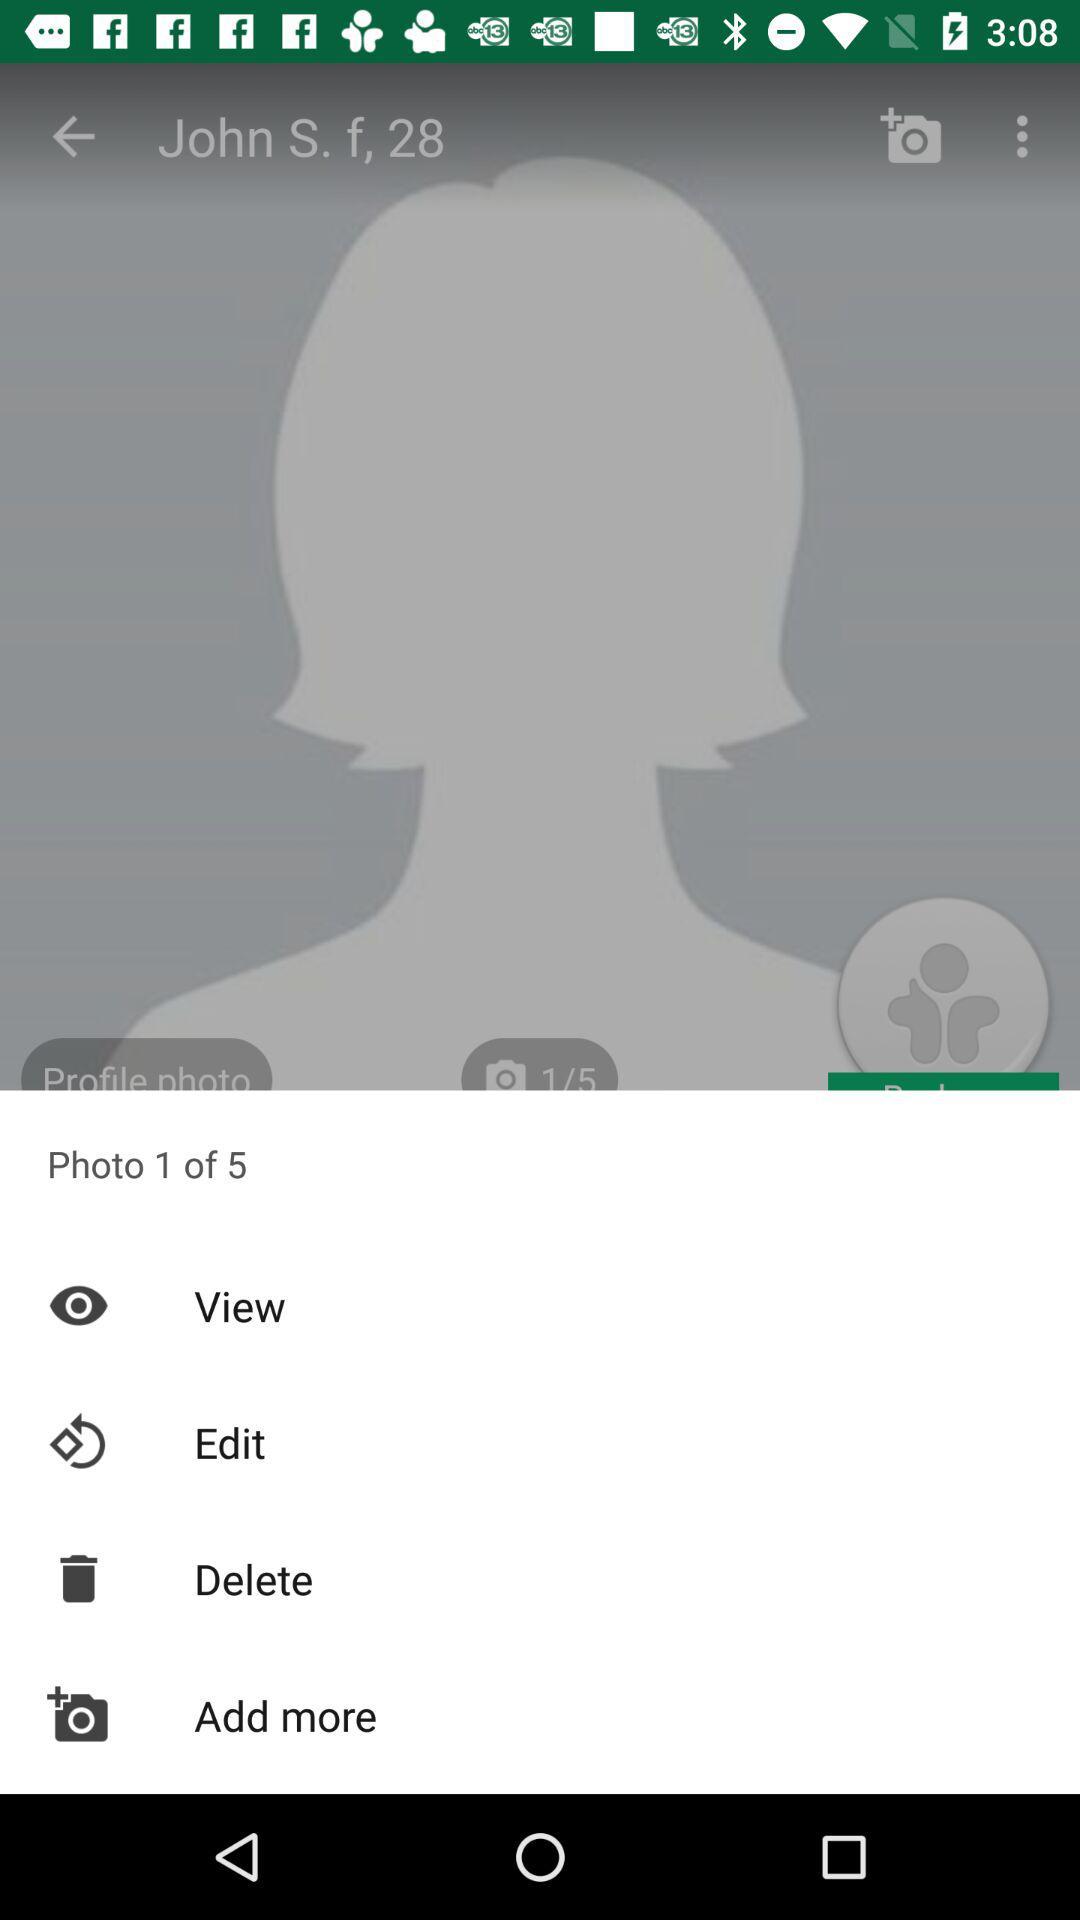 Image resolution: width=1080 pixels, height=1920 pixels. Describe the element at coordinates (540, 1714) in the screenshot. I see `the add more item` at that location.